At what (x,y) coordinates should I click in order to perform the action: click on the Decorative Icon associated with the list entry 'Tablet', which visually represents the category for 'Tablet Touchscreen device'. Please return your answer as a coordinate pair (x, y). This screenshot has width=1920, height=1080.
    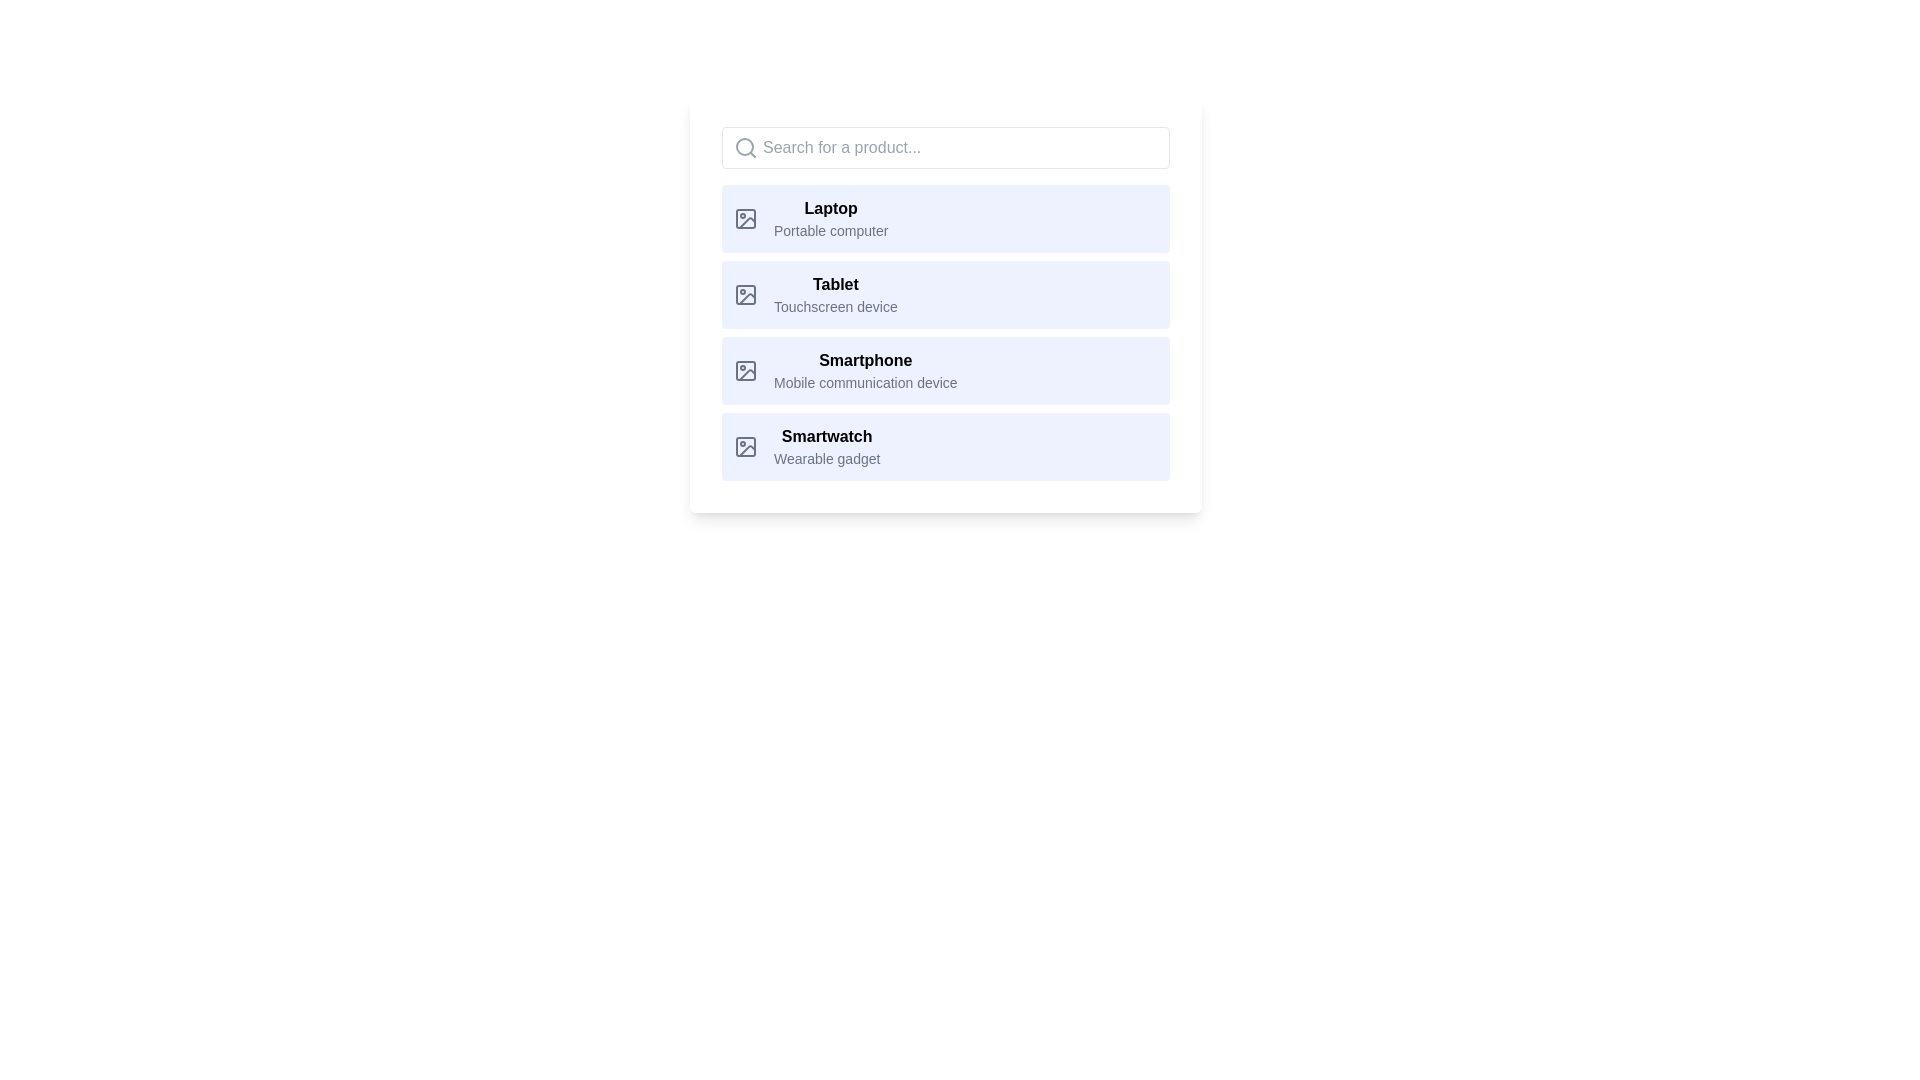
    Looking at the image, I should click on (744, 294).